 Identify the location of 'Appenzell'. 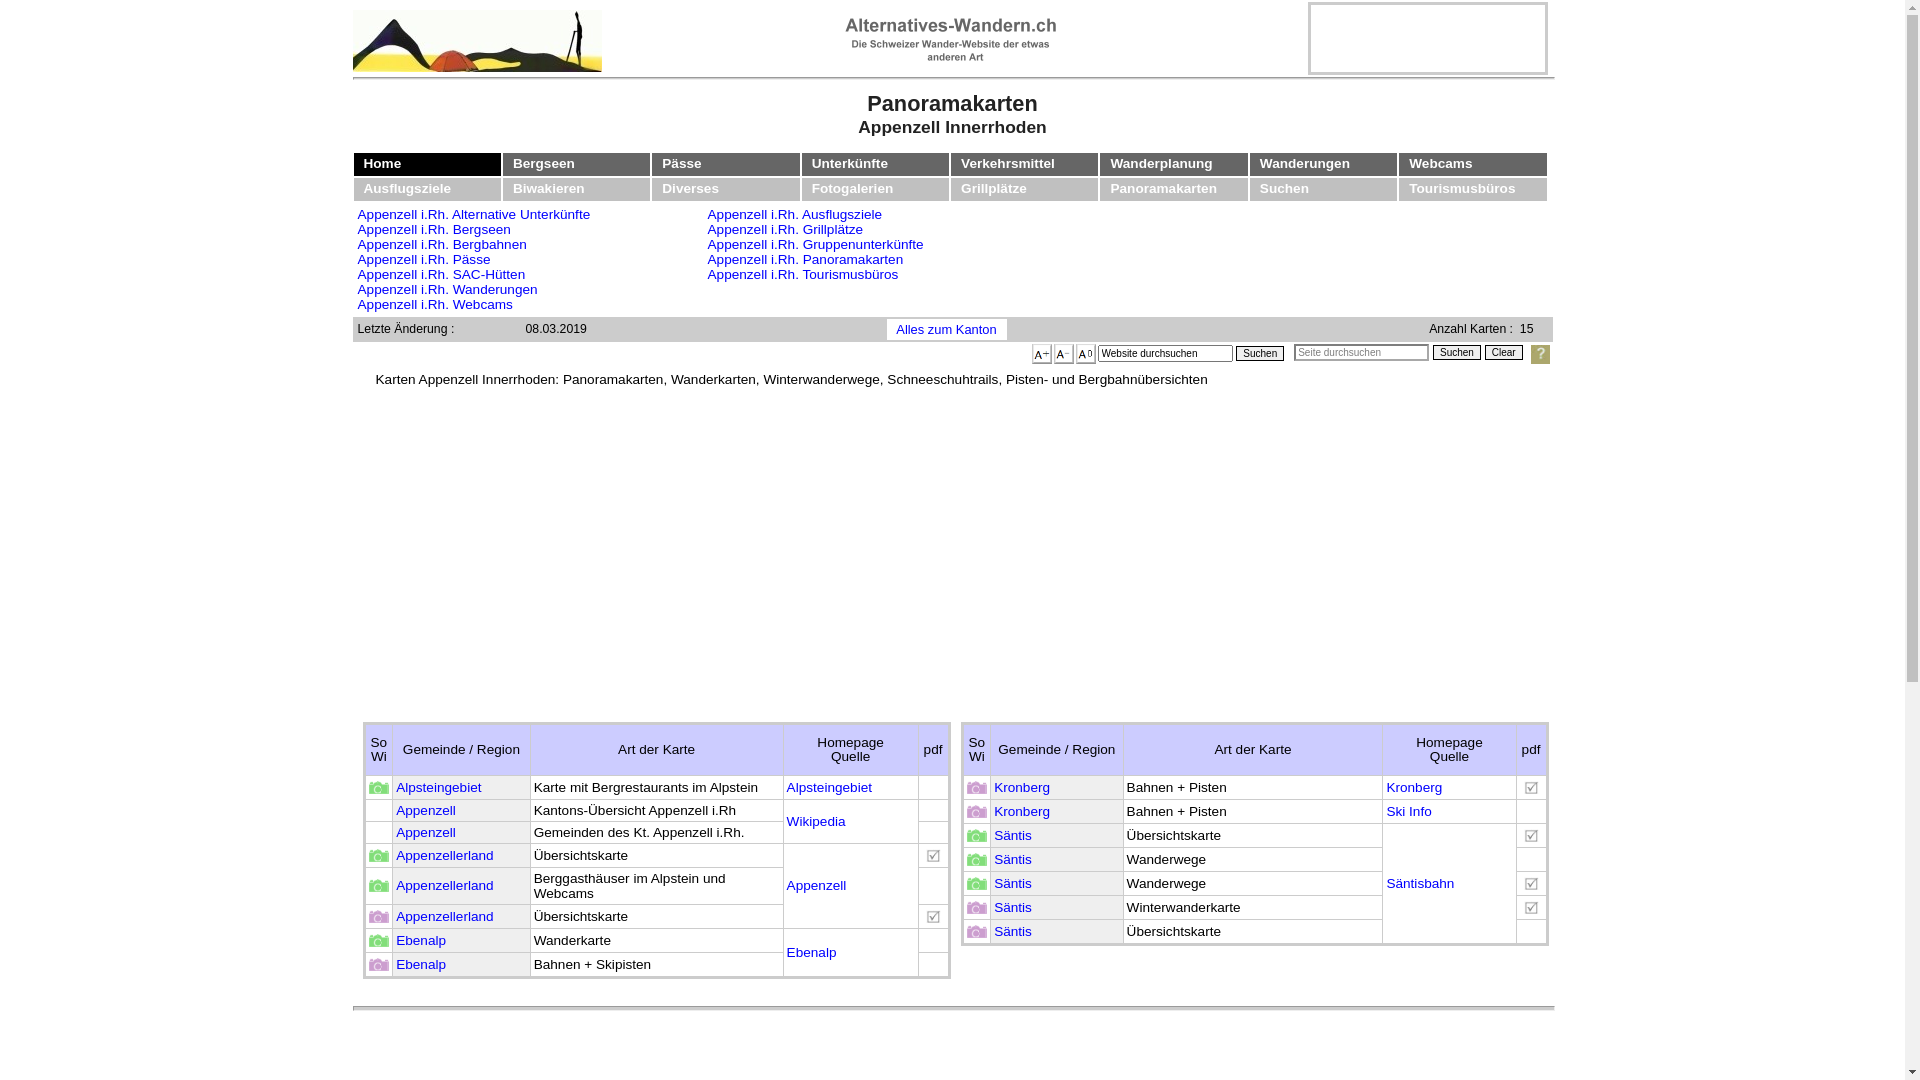
(425, 832).